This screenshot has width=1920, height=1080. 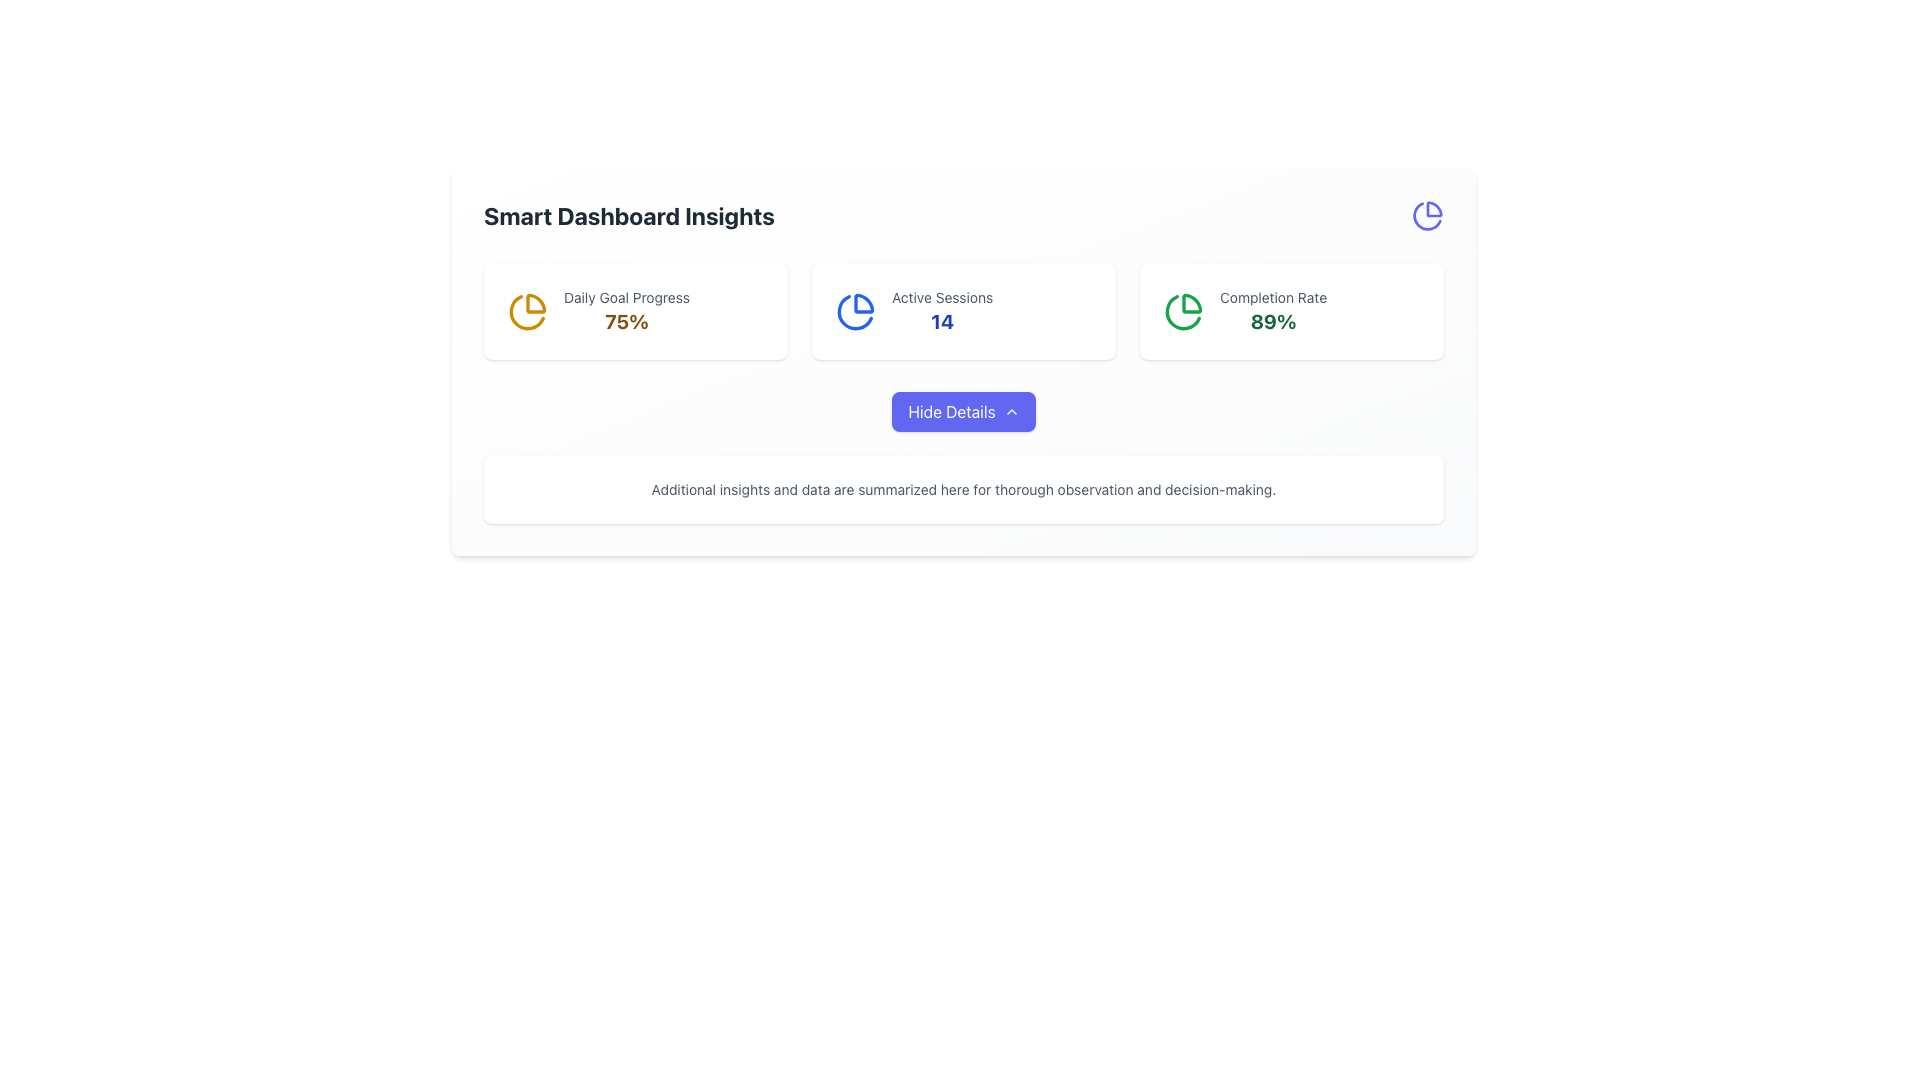 I want to click on the 'Completion Rate' text label, which displays the phrase in a small-sized gray font, located at the top-right section of the card, so click(x=1272, y=297).